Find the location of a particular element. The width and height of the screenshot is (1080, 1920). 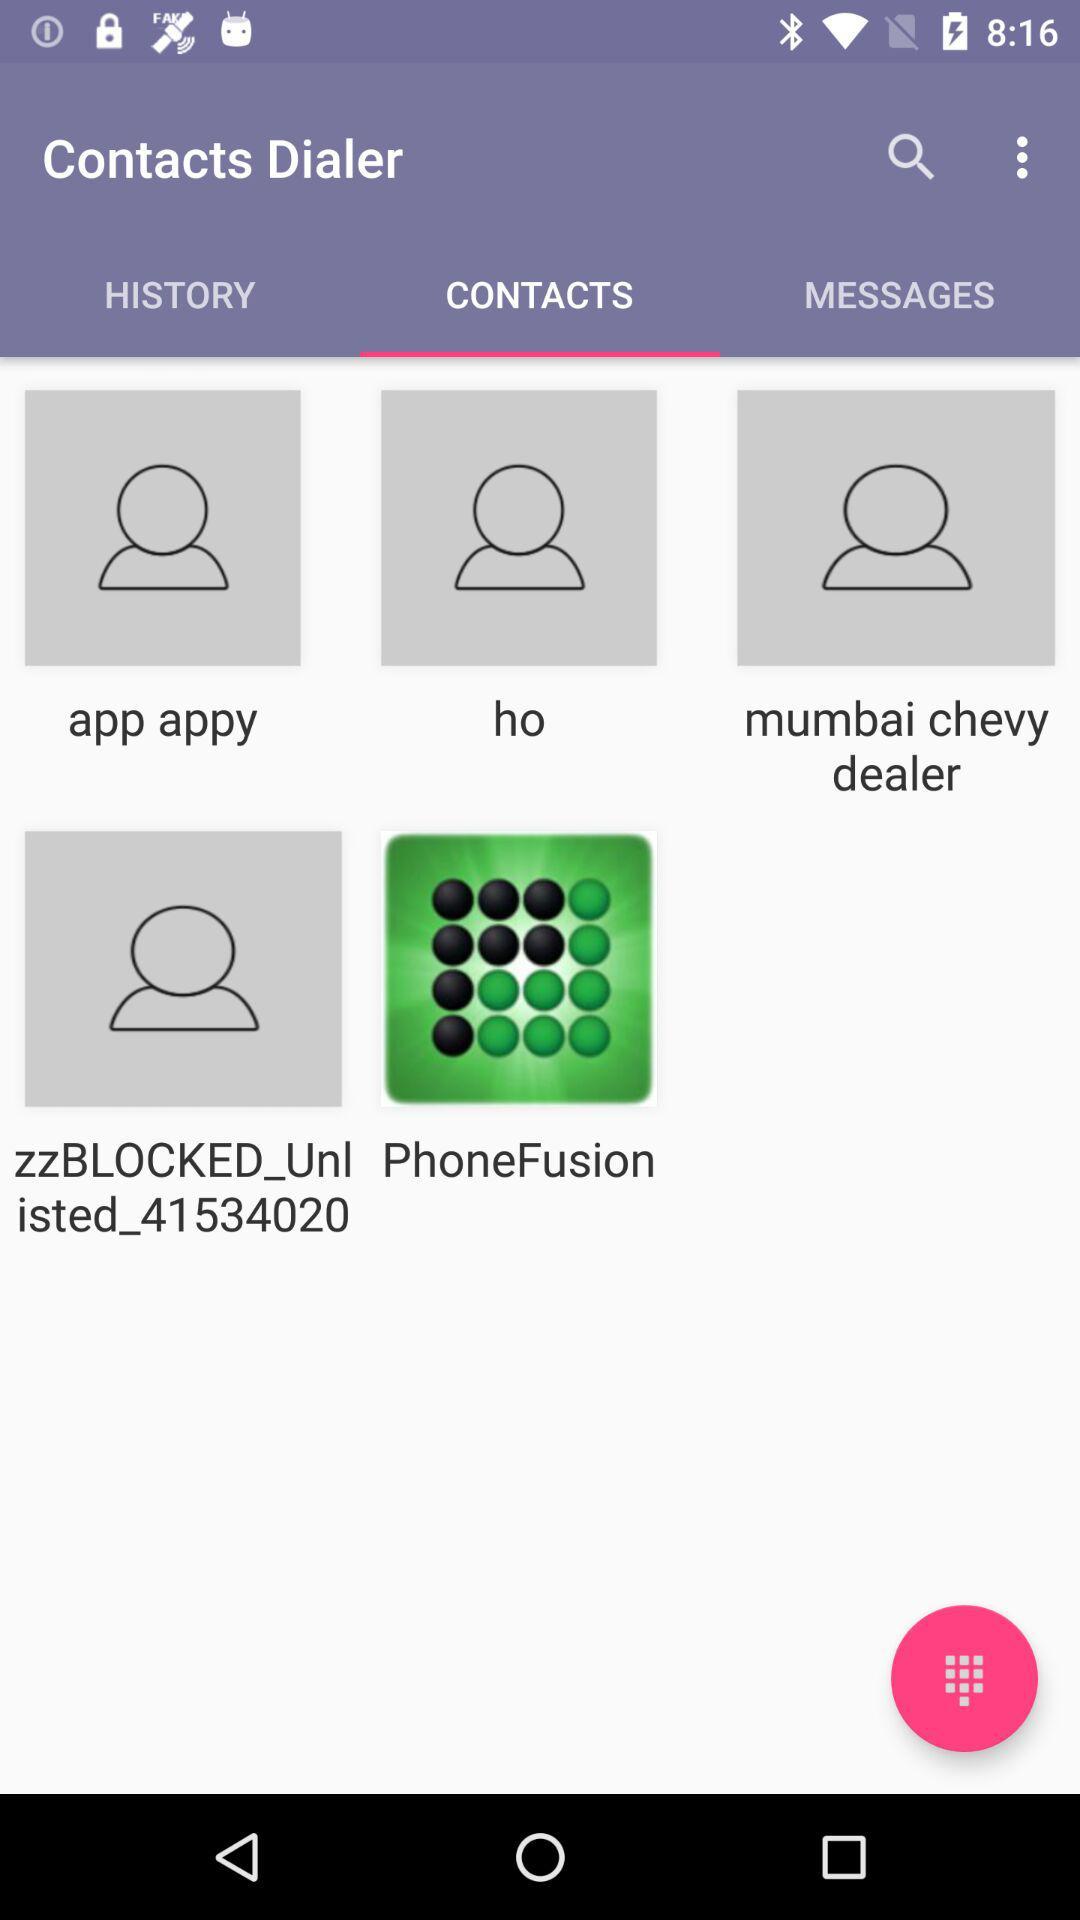

the icon to the right of contacts dialer item is located at coordinates (911, 156).